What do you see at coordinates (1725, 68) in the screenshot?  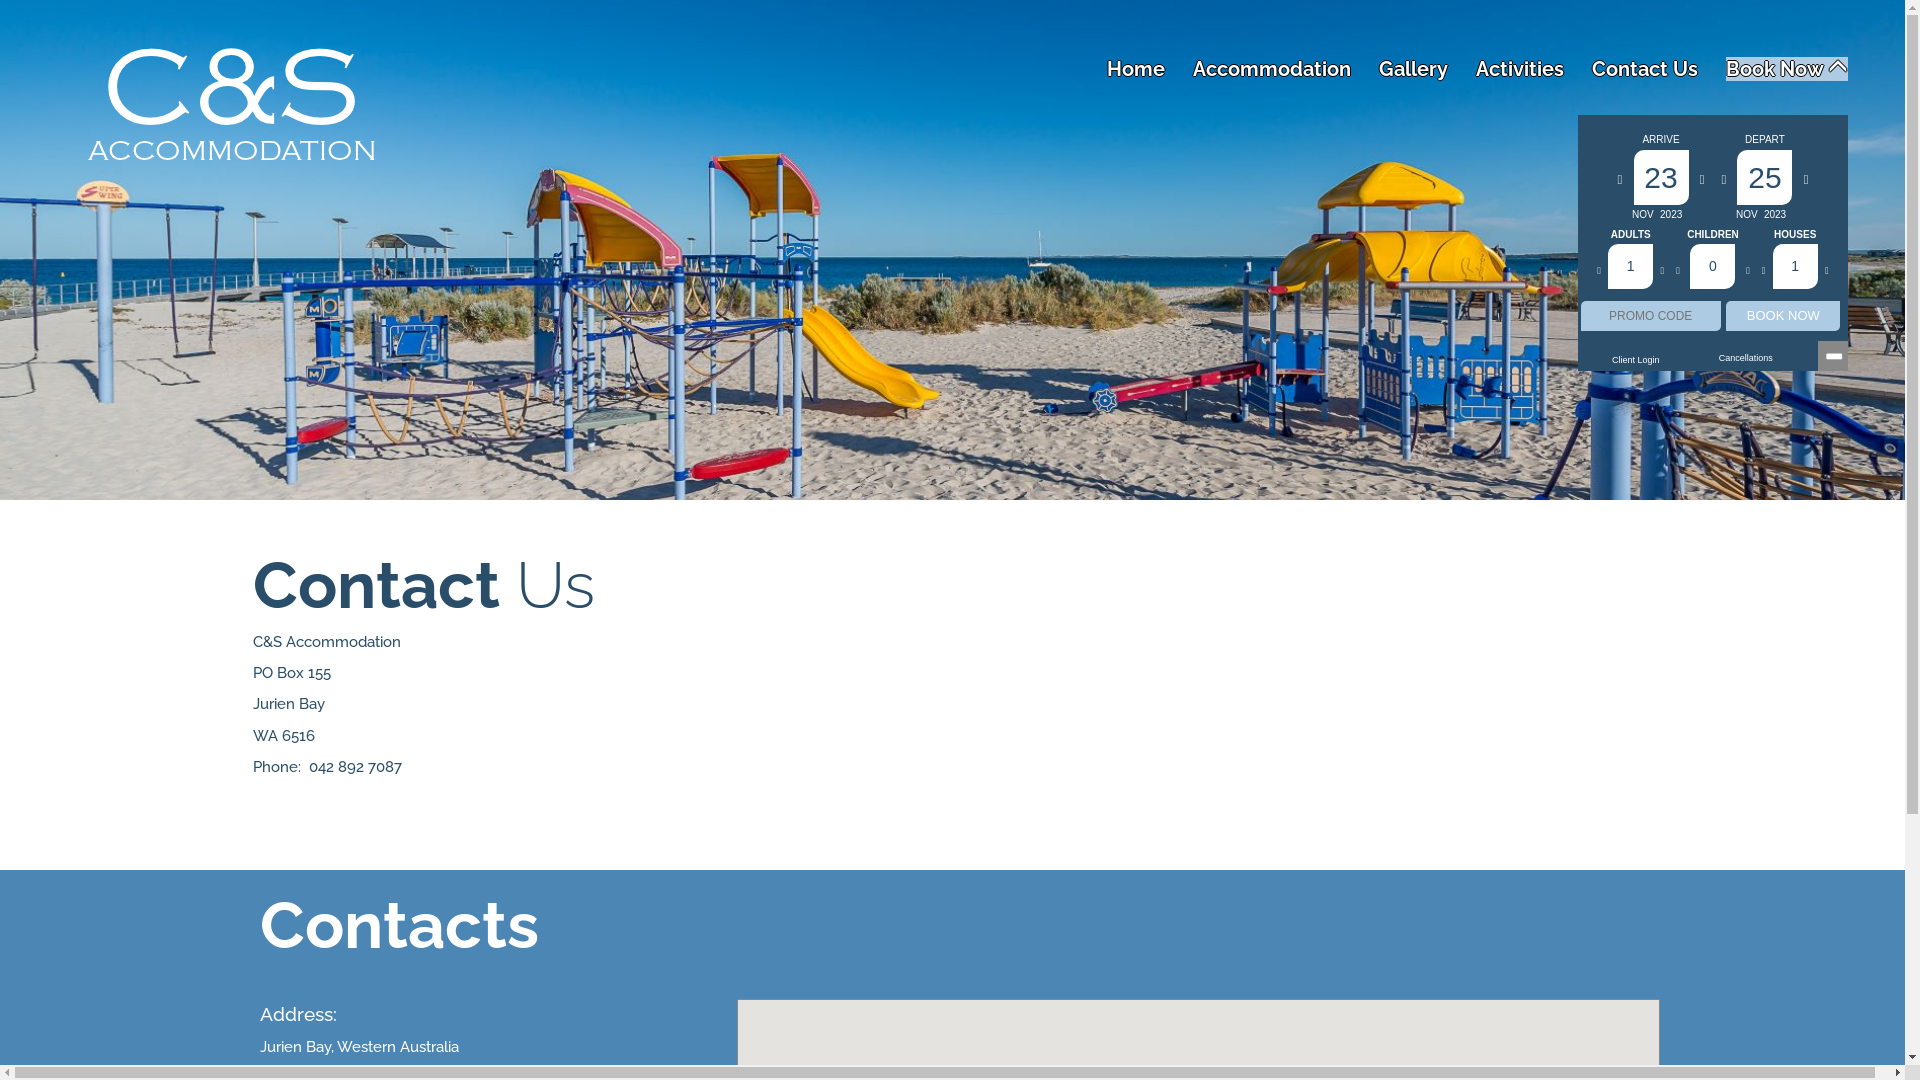 I see `'Book Now'` at bounding box center [1725, 68].